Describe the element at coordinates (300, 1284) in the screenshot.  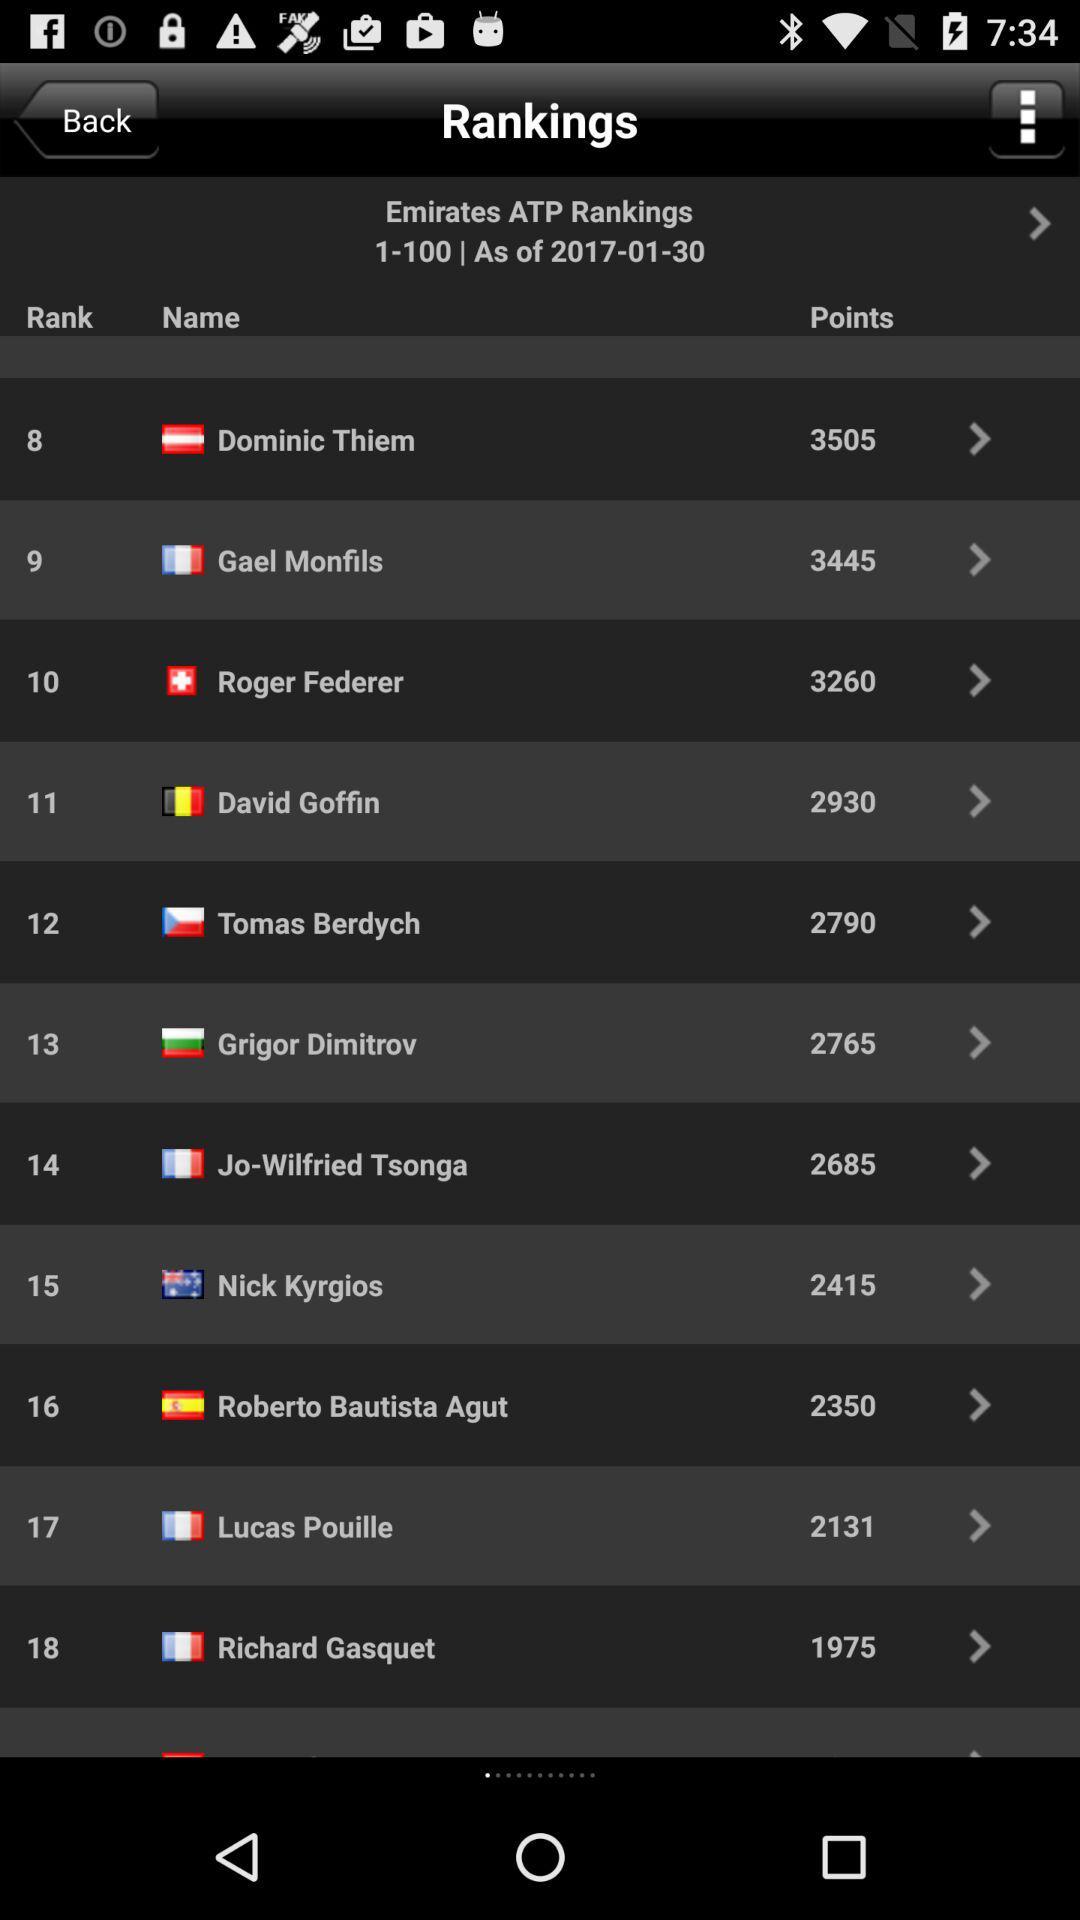
I see `item below the jo-wilfried tsonga` at that location.